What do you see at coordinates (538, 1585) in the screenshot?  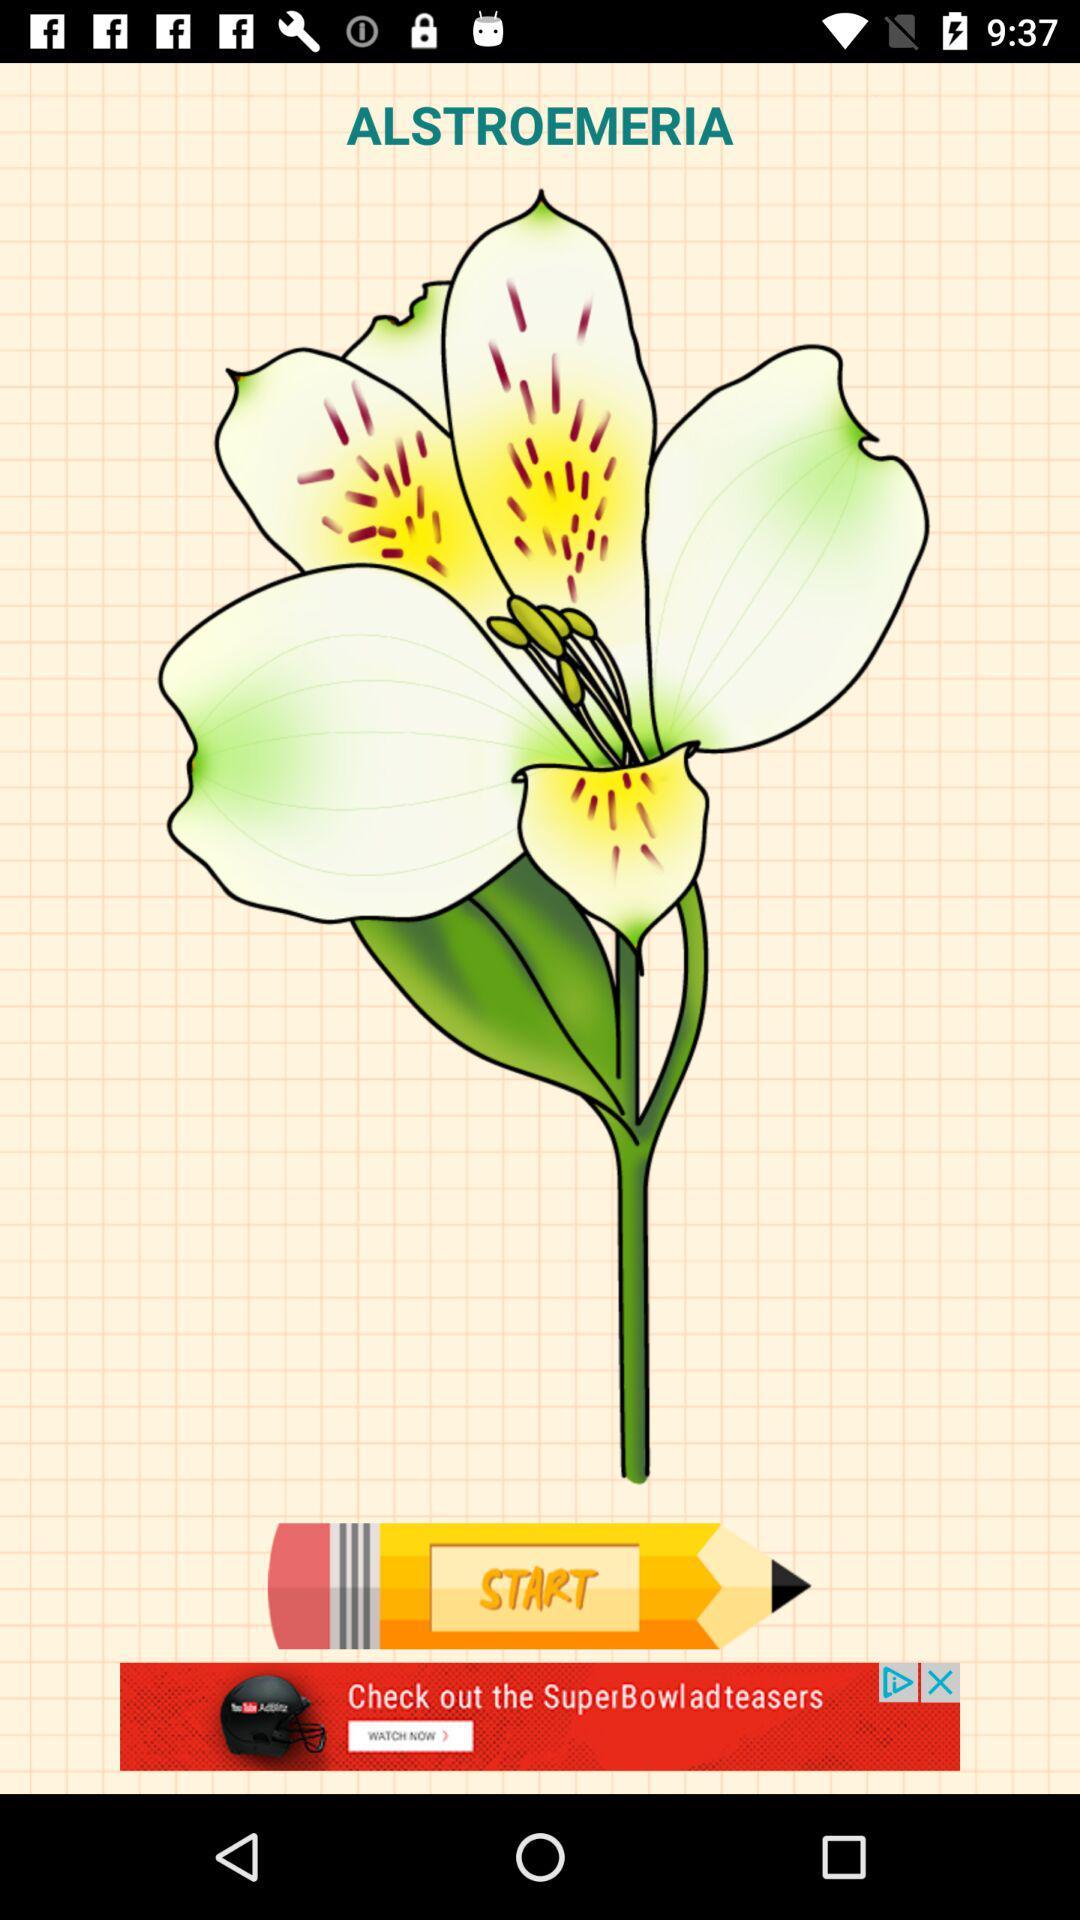 I see `goes to next page` at bounding box center [538, 1585].